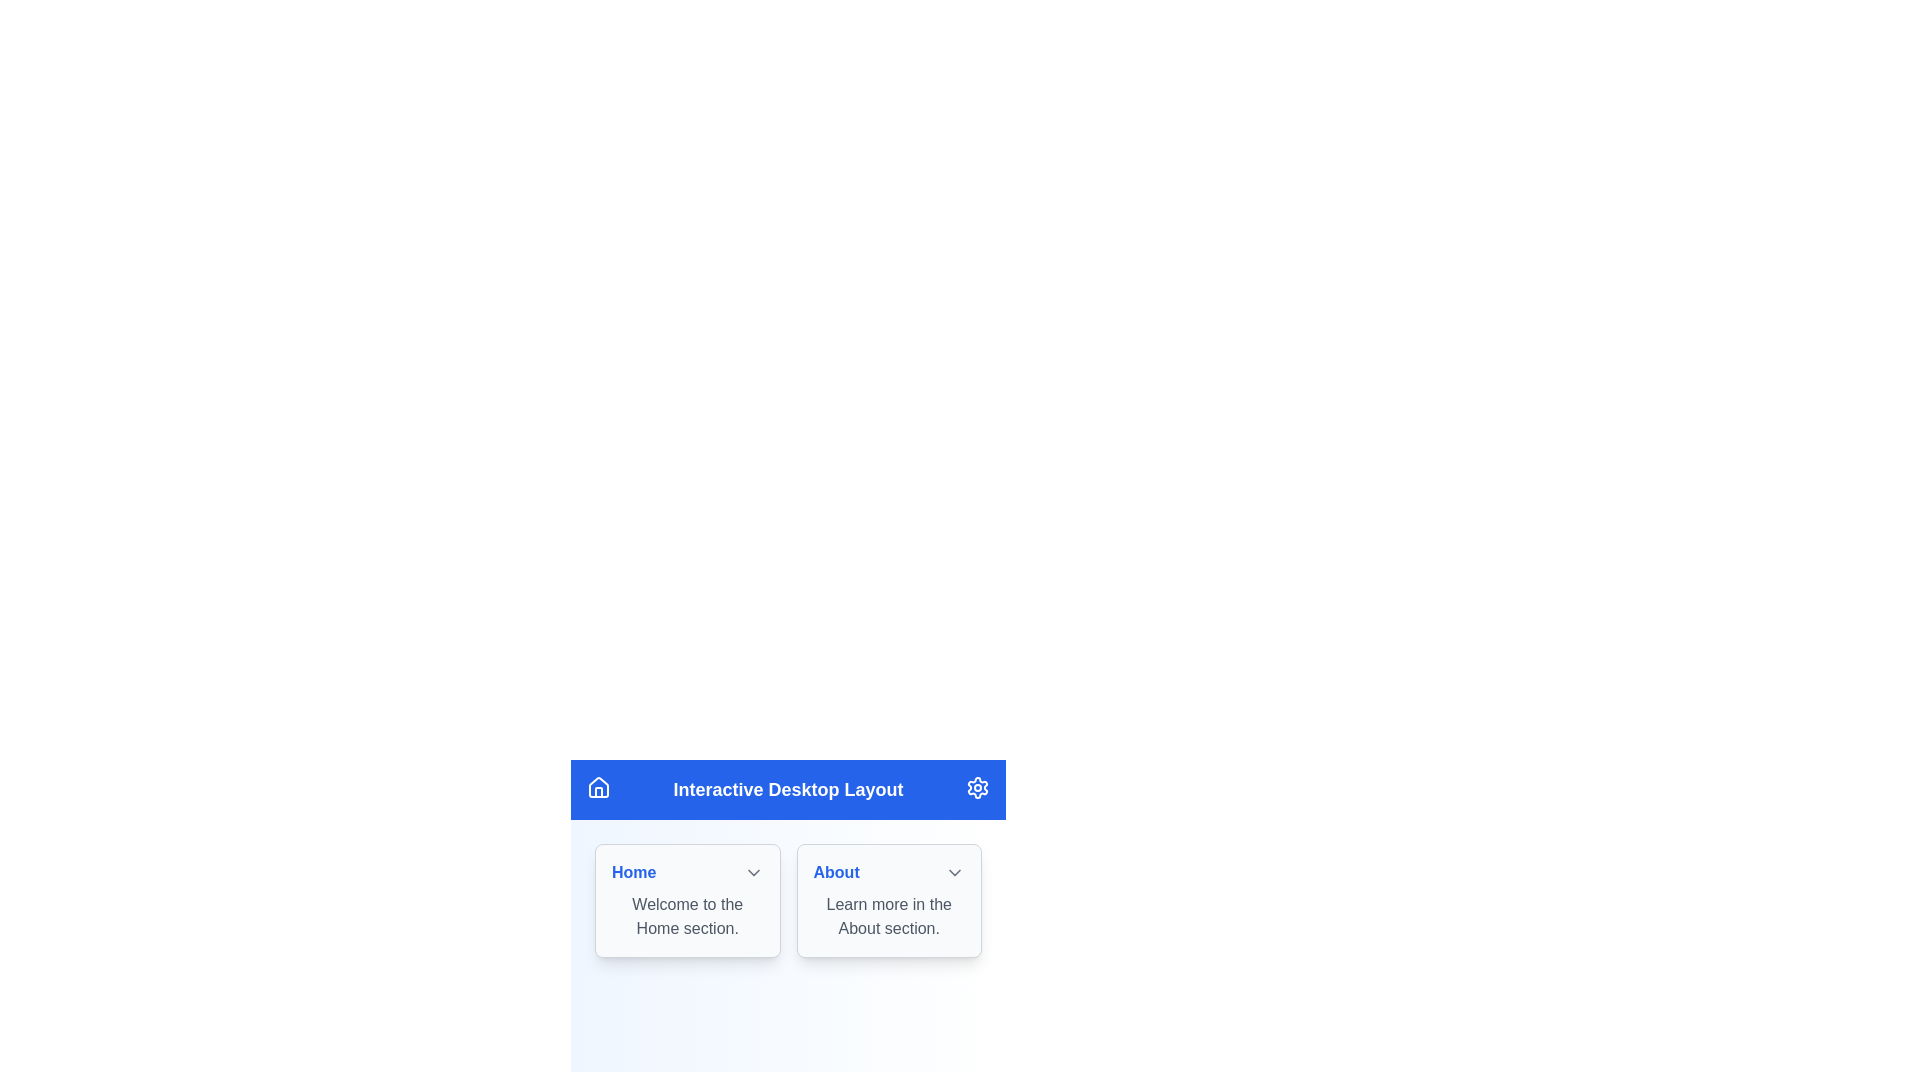 This screenshot has width=1920, height=1080. What do you see at coordinates (954, 871) in the screenshot?
I see `the downward-pointing chevron icon located next to the text 'About', which is styled with a thin border and uses a gray color palette` at bounding box center [954, 871].